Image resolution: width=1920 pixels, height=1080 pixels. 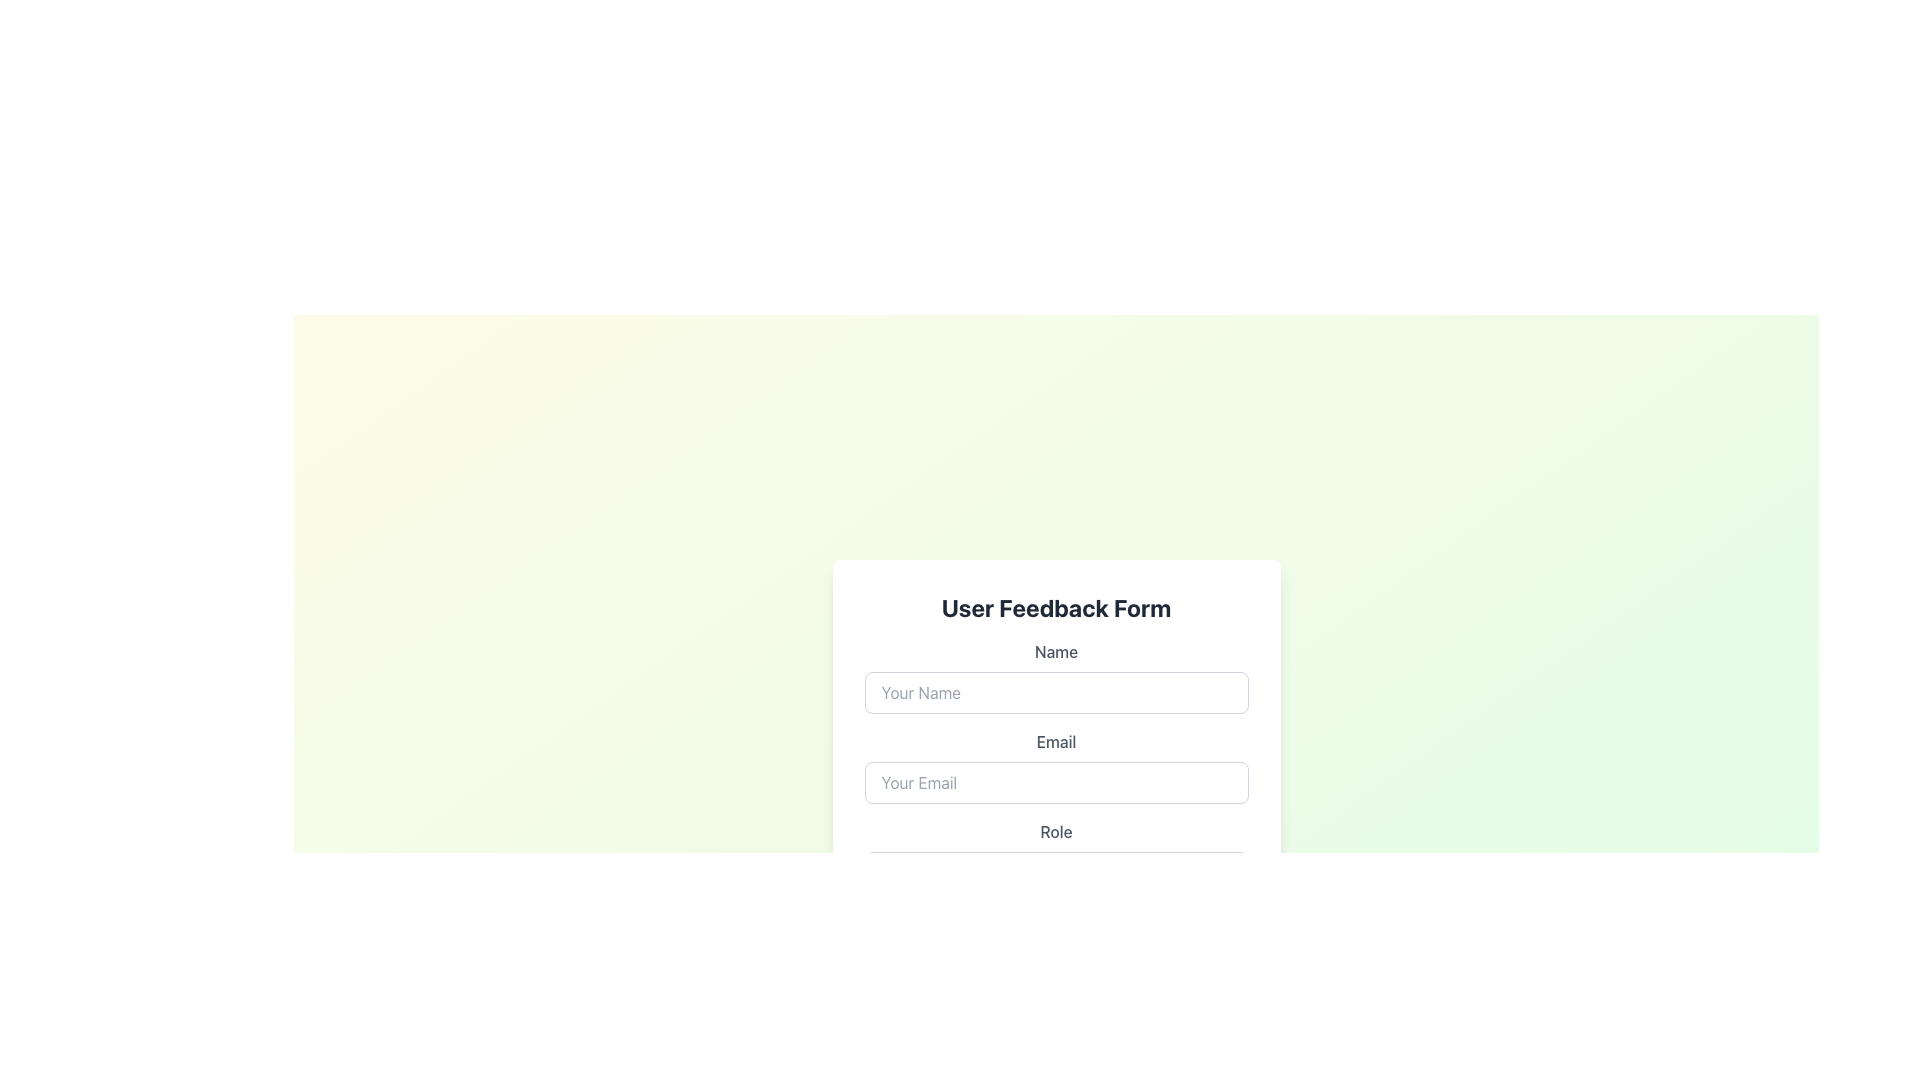 What do you see at coordinates (1055, 832) in the screenshot?
I see `text label that indicates the role selection for the dropdown menu located above the 'Select Role' dropdown in the user feedback form` at bounding box center [1055, 832].